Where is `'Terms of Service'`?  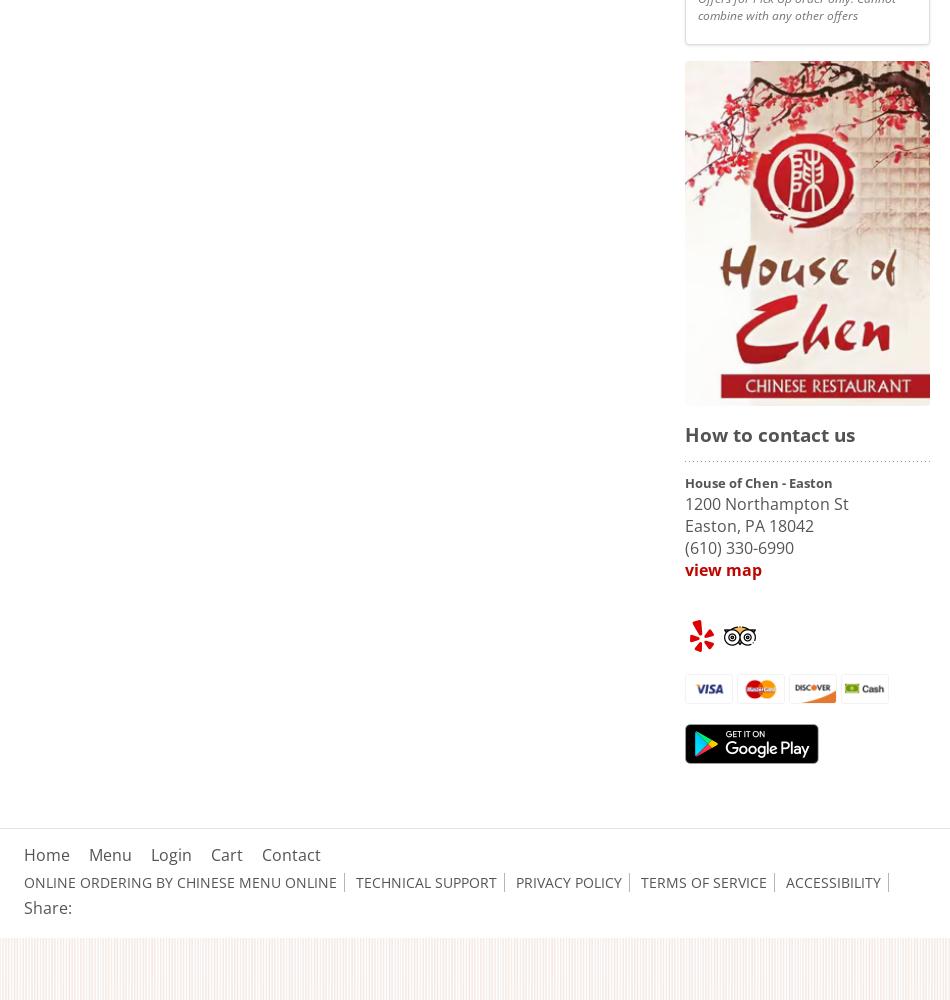
'Terms of Service' is located at coordinates (704, 882).